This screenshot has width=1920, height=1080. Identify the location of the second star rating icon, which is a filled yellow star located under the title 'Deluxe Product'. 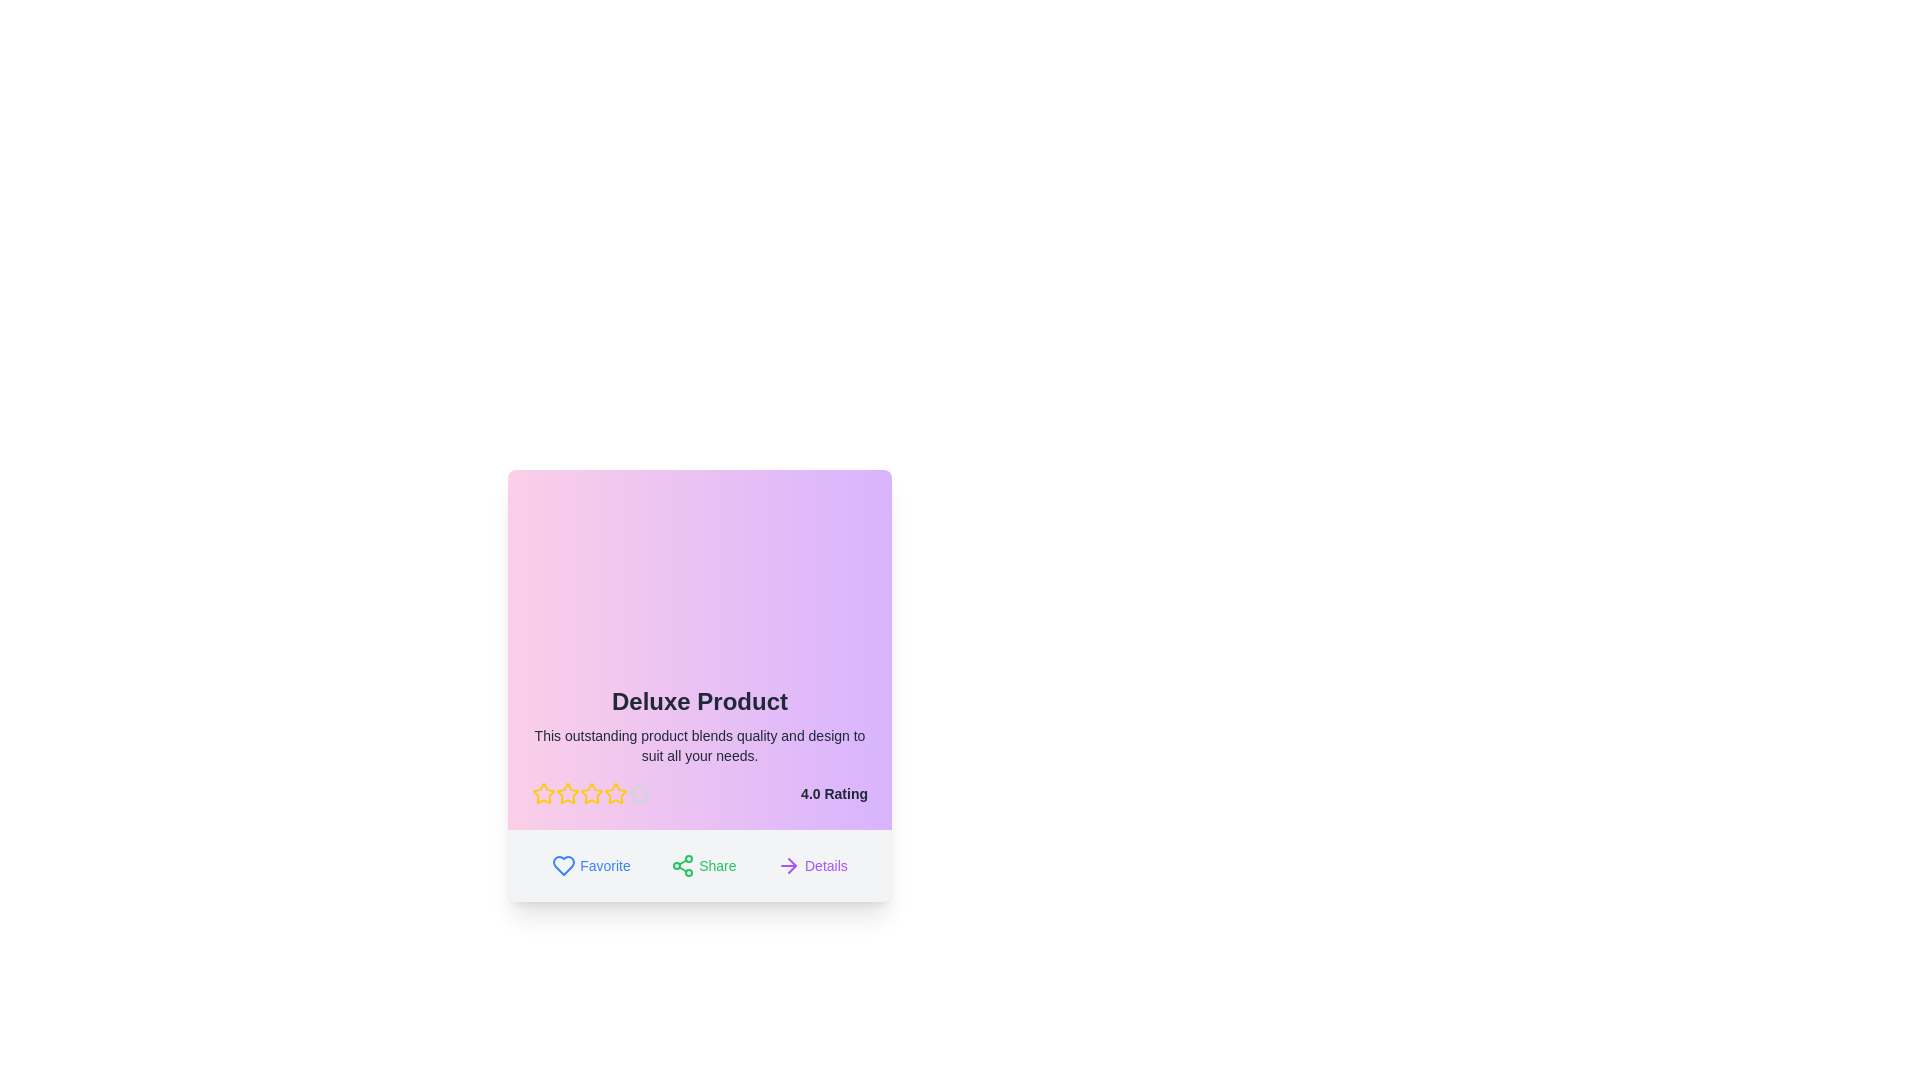
(590, 792).